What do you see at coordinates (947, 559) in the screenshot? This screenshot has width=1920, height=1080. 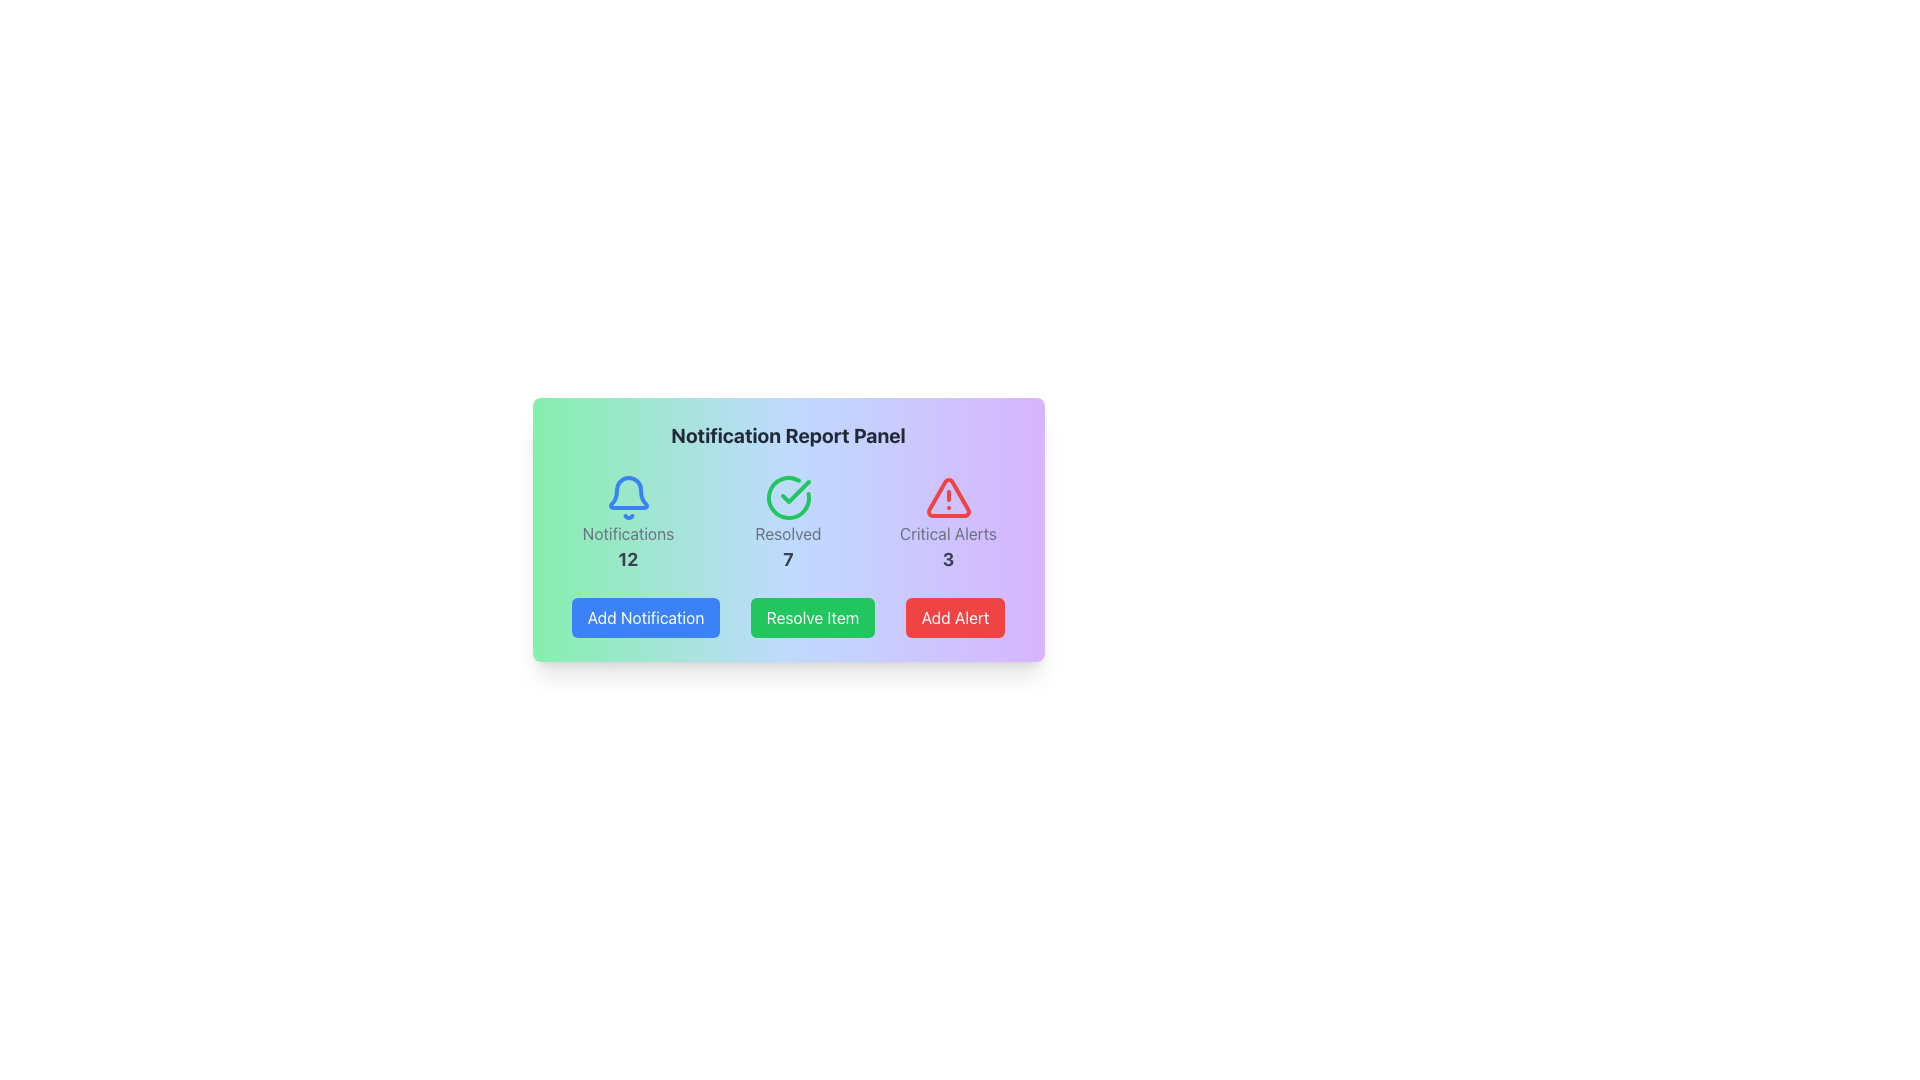 I see `the numerical text '3' displayed in a bold and large font, positioned below the 'Critical Alerts' label and above the 'Add Alert' button` at bounding box center [947, 559].